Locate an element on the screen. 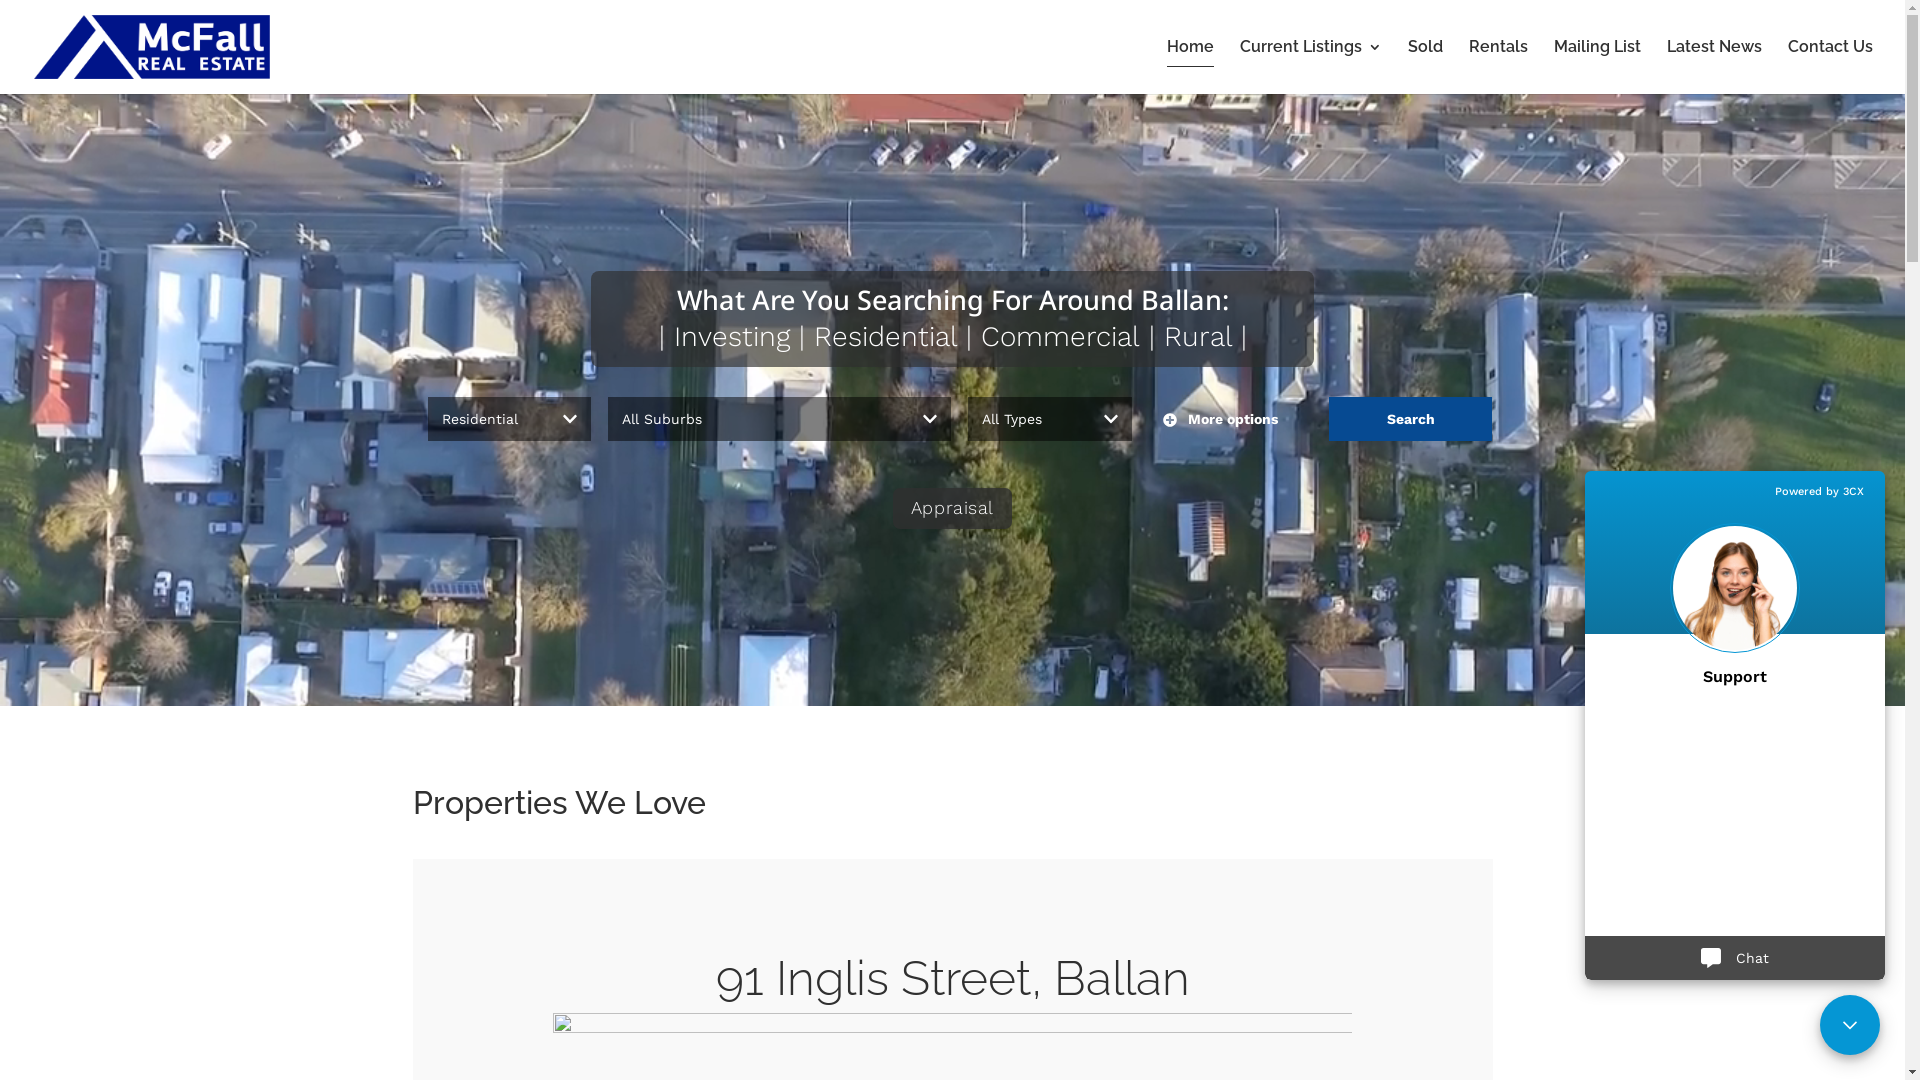 The width and height of the screenshot is (1920, 1080). 'Home' is located at coordinates (1190, 65).